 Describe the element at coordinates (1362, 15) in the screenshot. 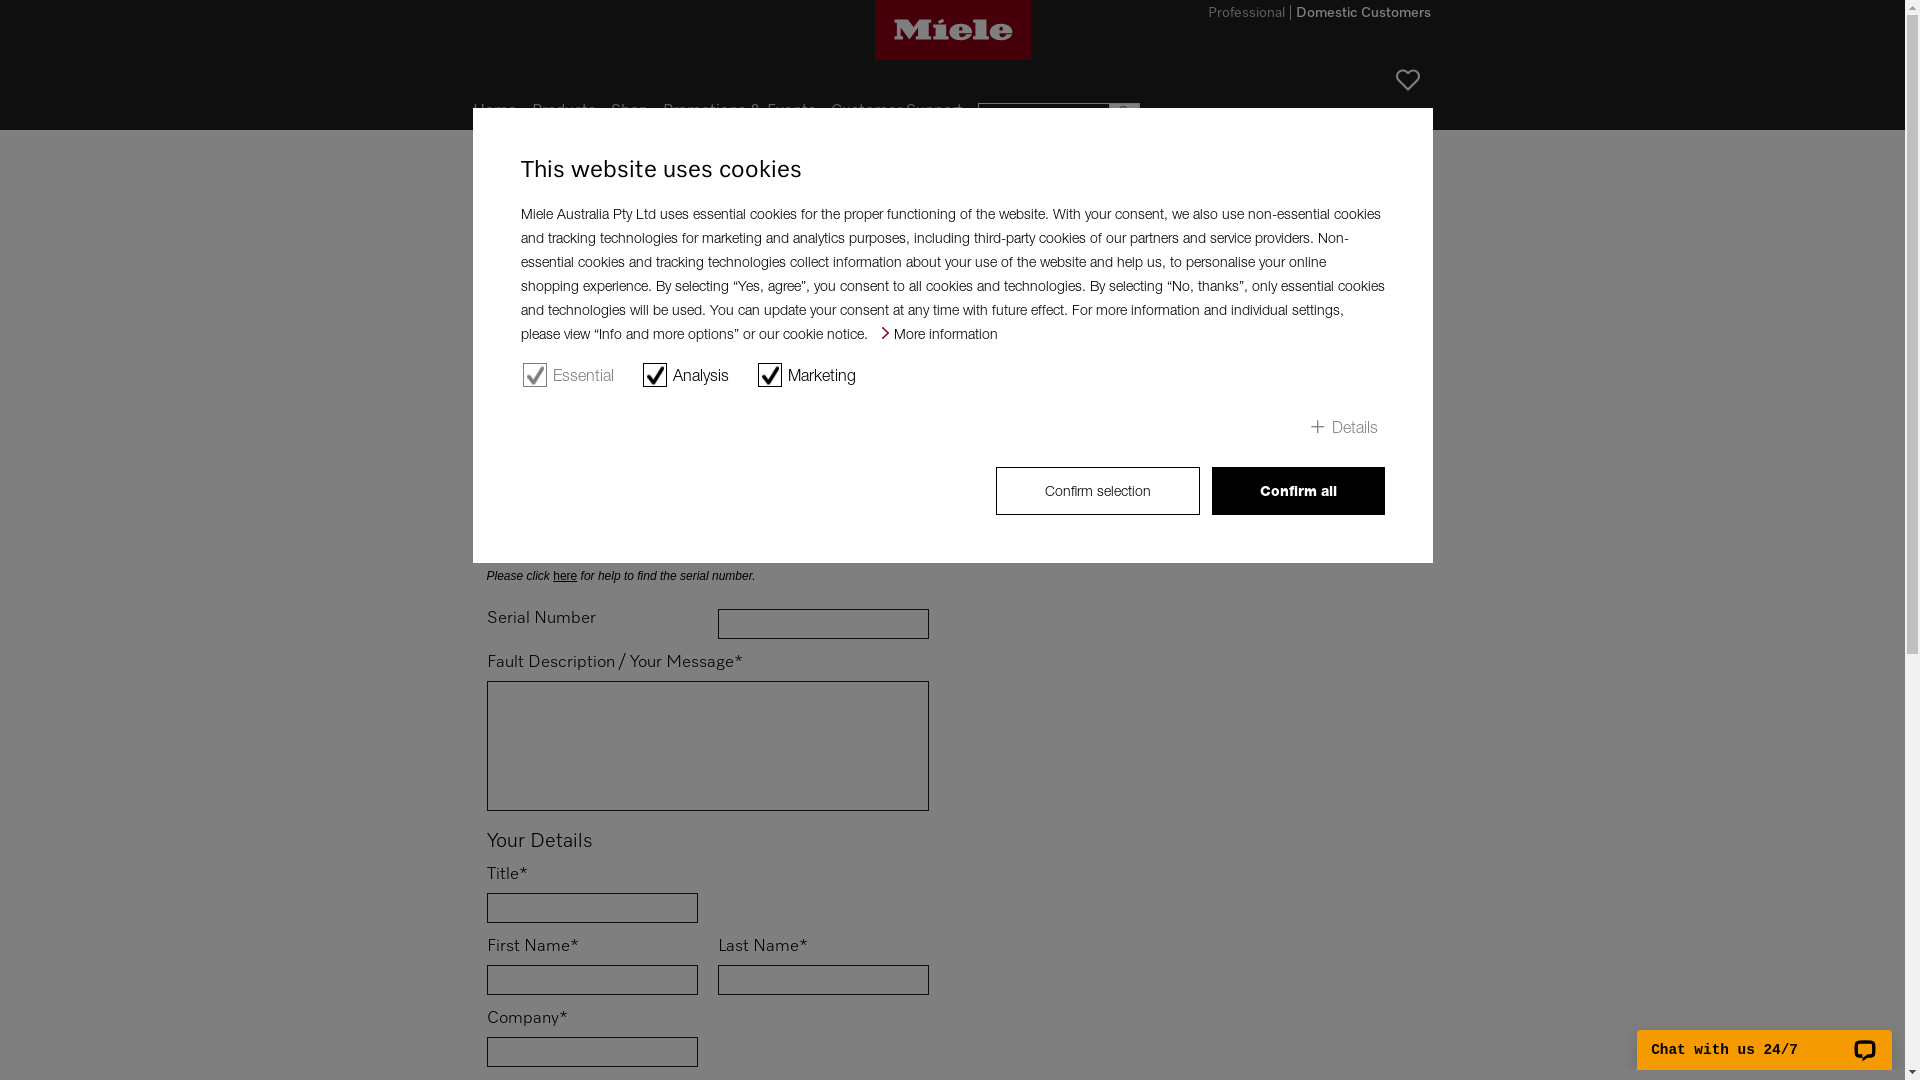

I see `'Domestic Customers'` at that location.